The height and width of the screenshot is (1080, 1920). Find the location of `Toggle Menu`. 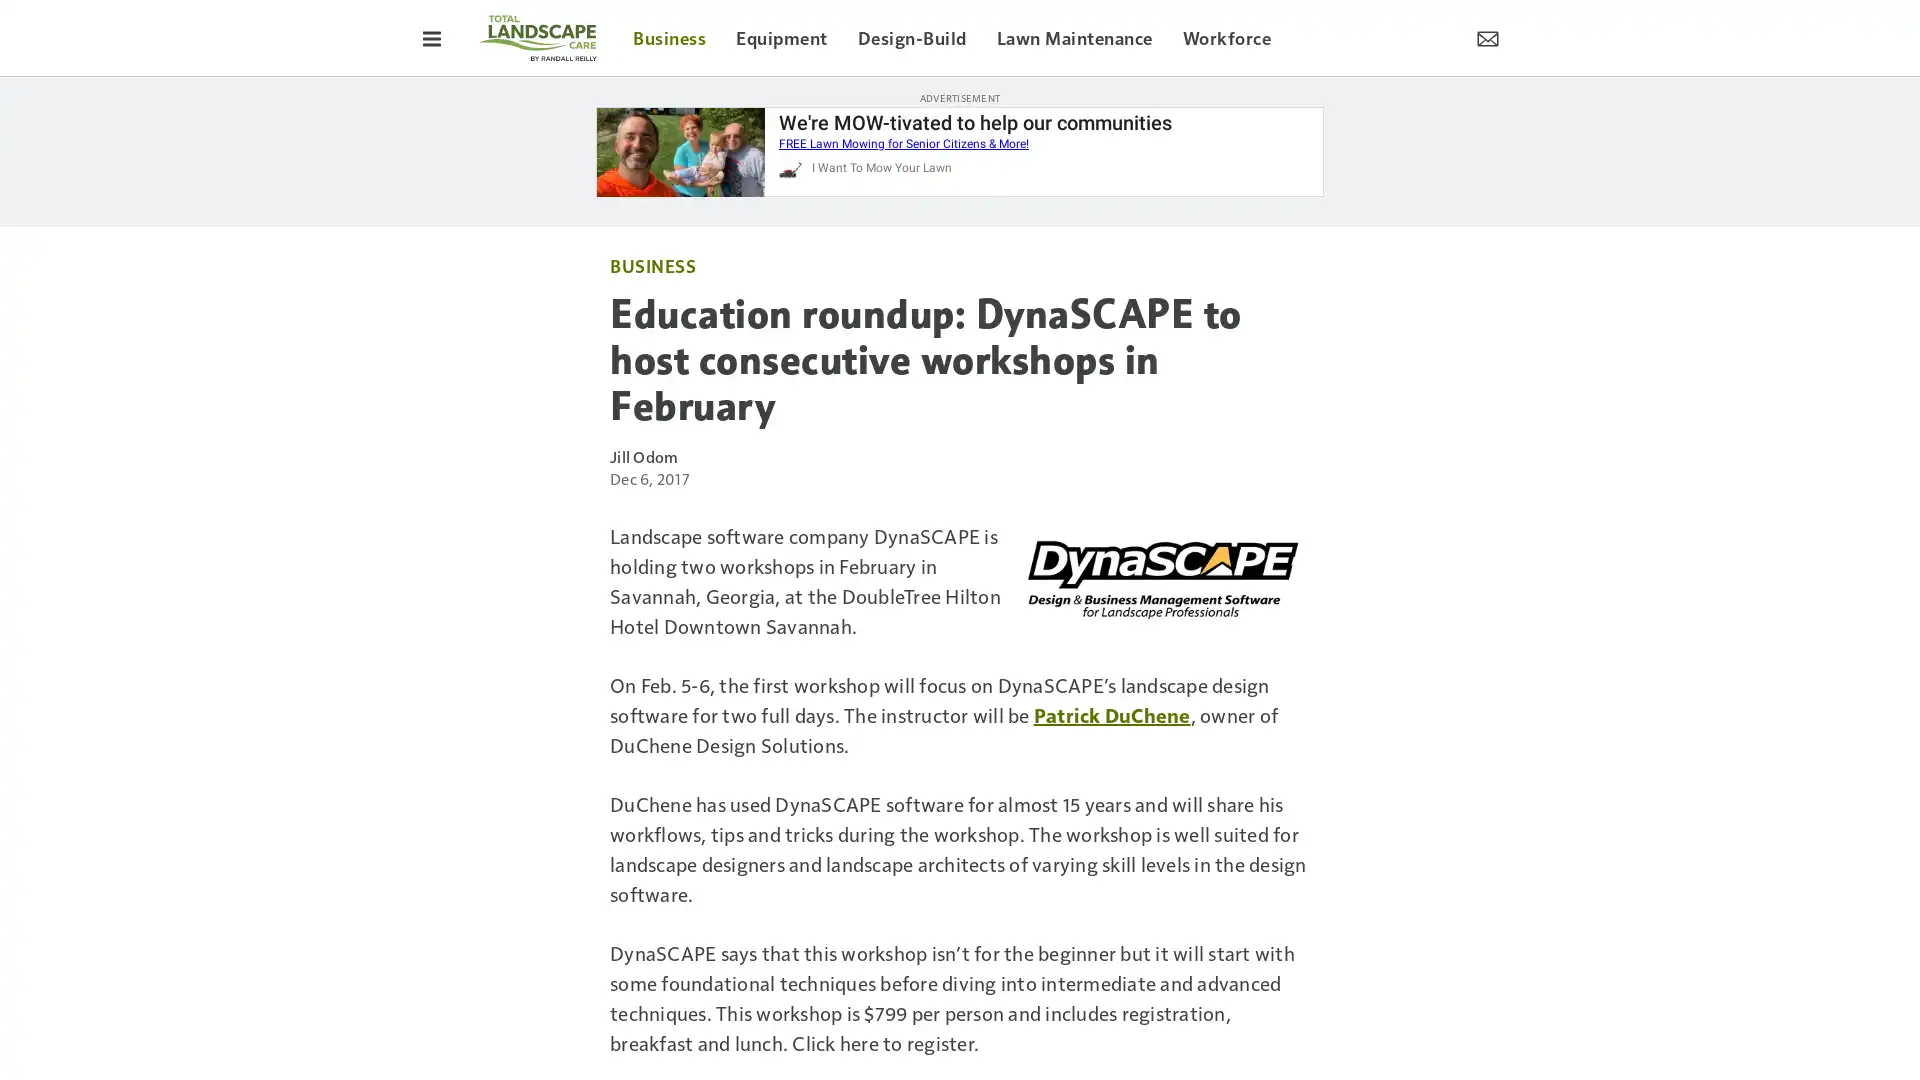

Toggle Menu is located at coordinates (431, 37).